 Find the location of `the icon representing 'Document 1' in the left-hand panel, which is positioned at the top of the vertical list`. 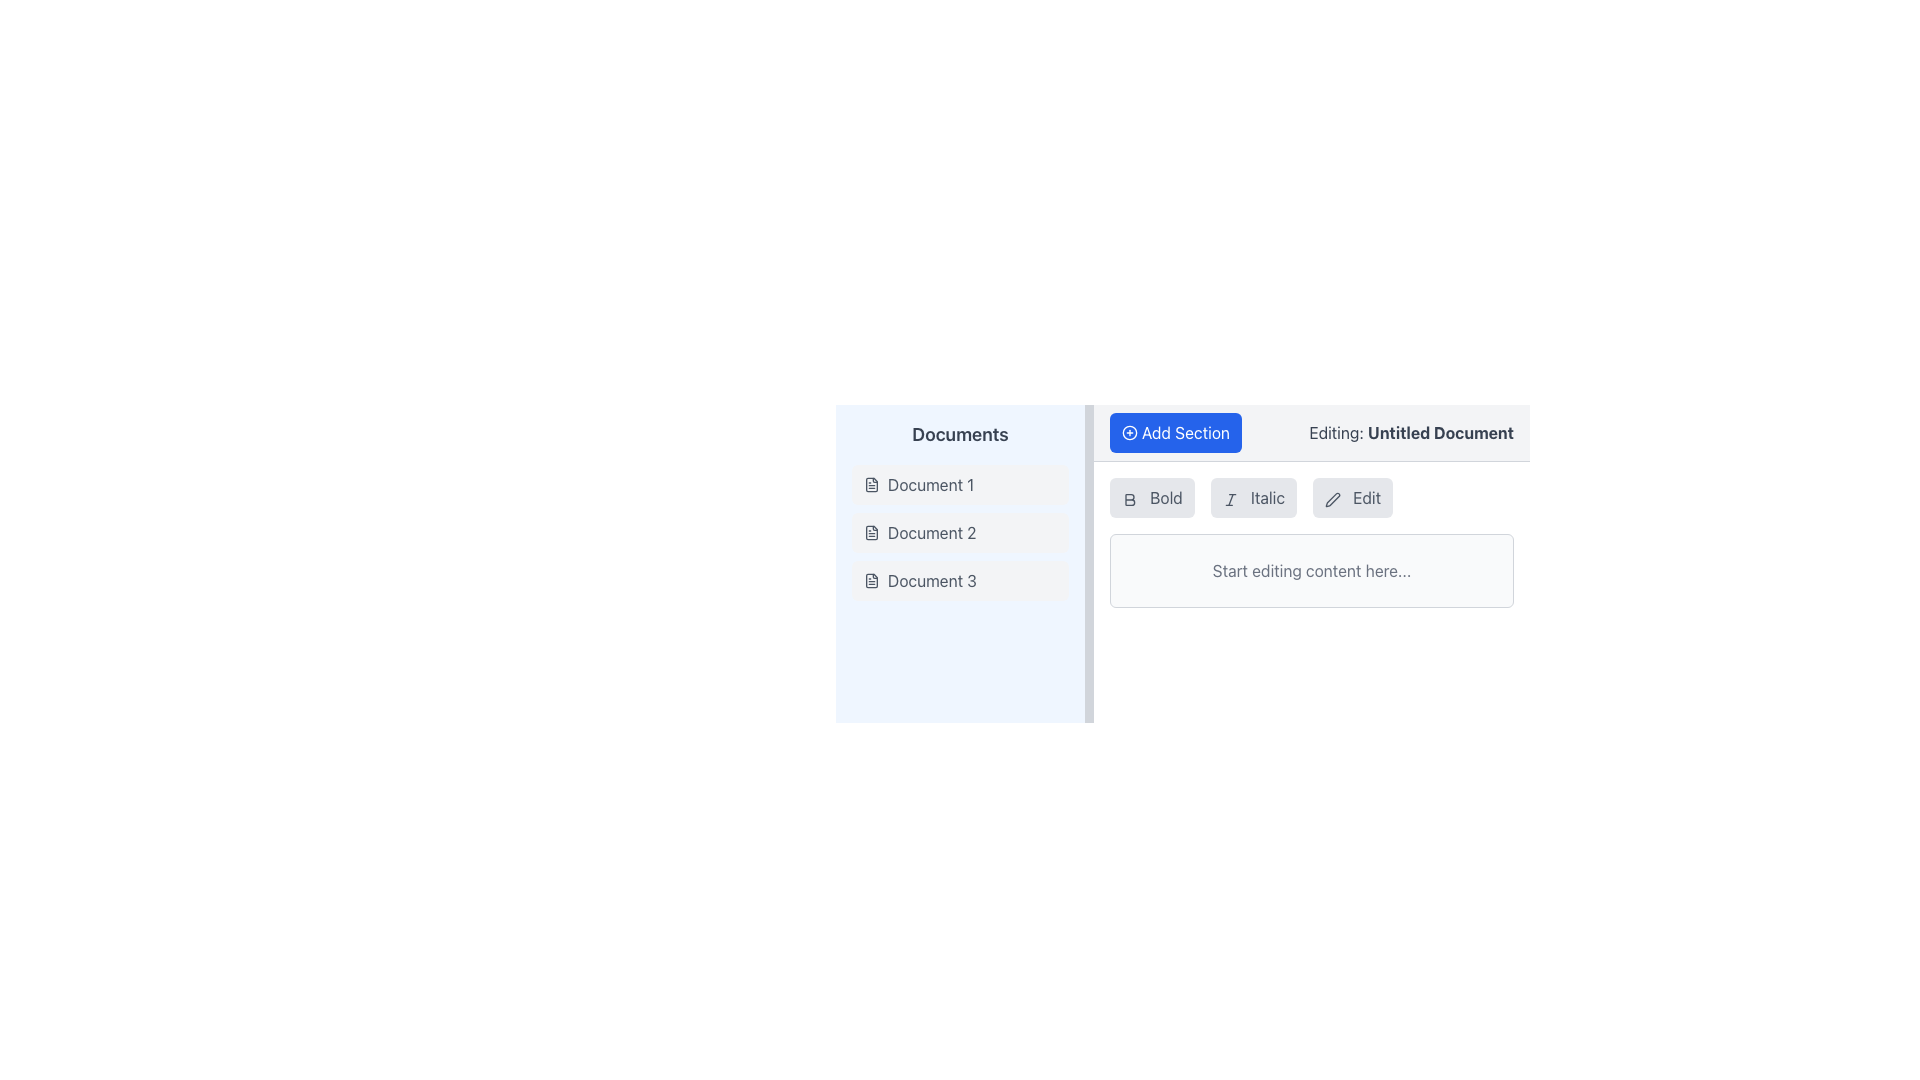

the icon representing 'Document 1' in the left-hand panel, which is positioned at the top of the vertical list is located at coordinates (872, 485).